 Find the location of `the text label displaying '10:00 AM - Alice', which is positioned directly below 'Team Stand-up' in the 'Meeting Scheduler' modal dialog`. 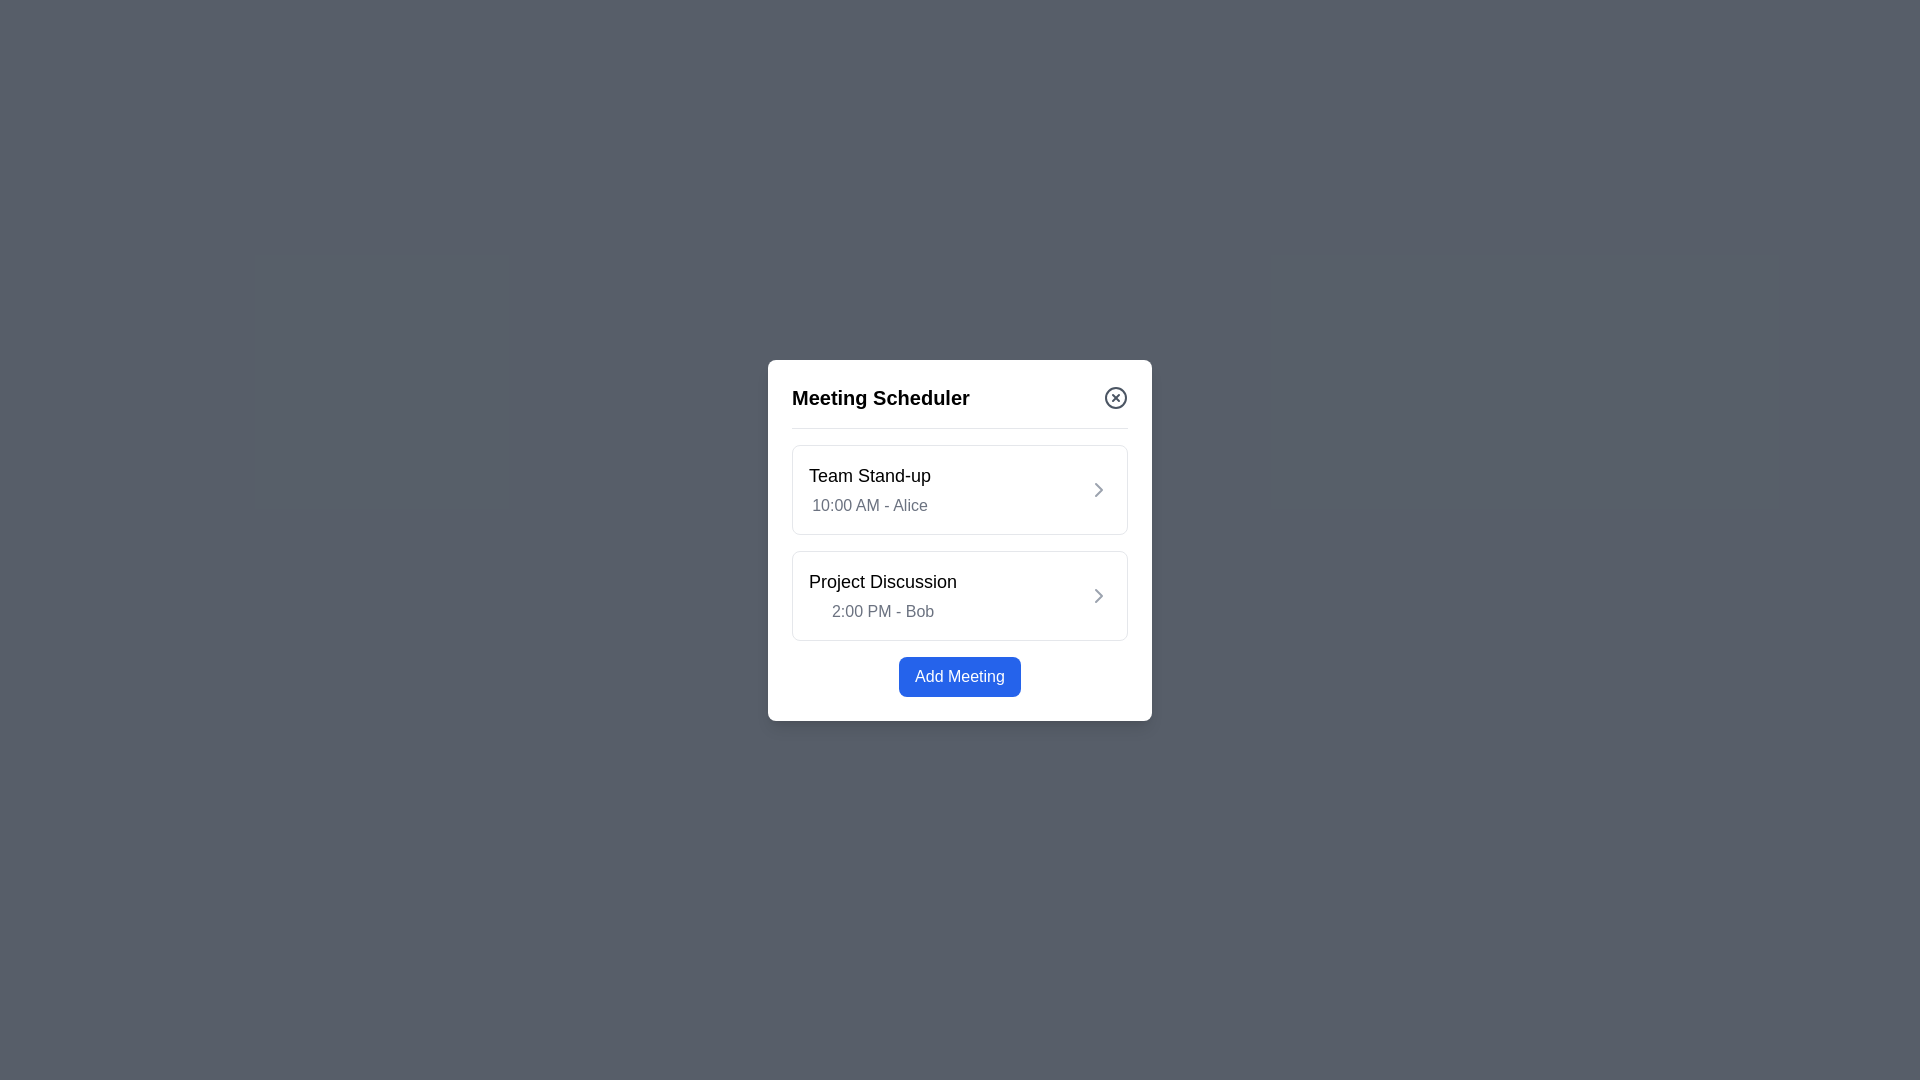

the text label displaying '10:00 AM - Alice', which is positioned directly below 'Team Stand-up' in the 'Meeting Scheduler' modal dialog is located at coordinates (869, 504).